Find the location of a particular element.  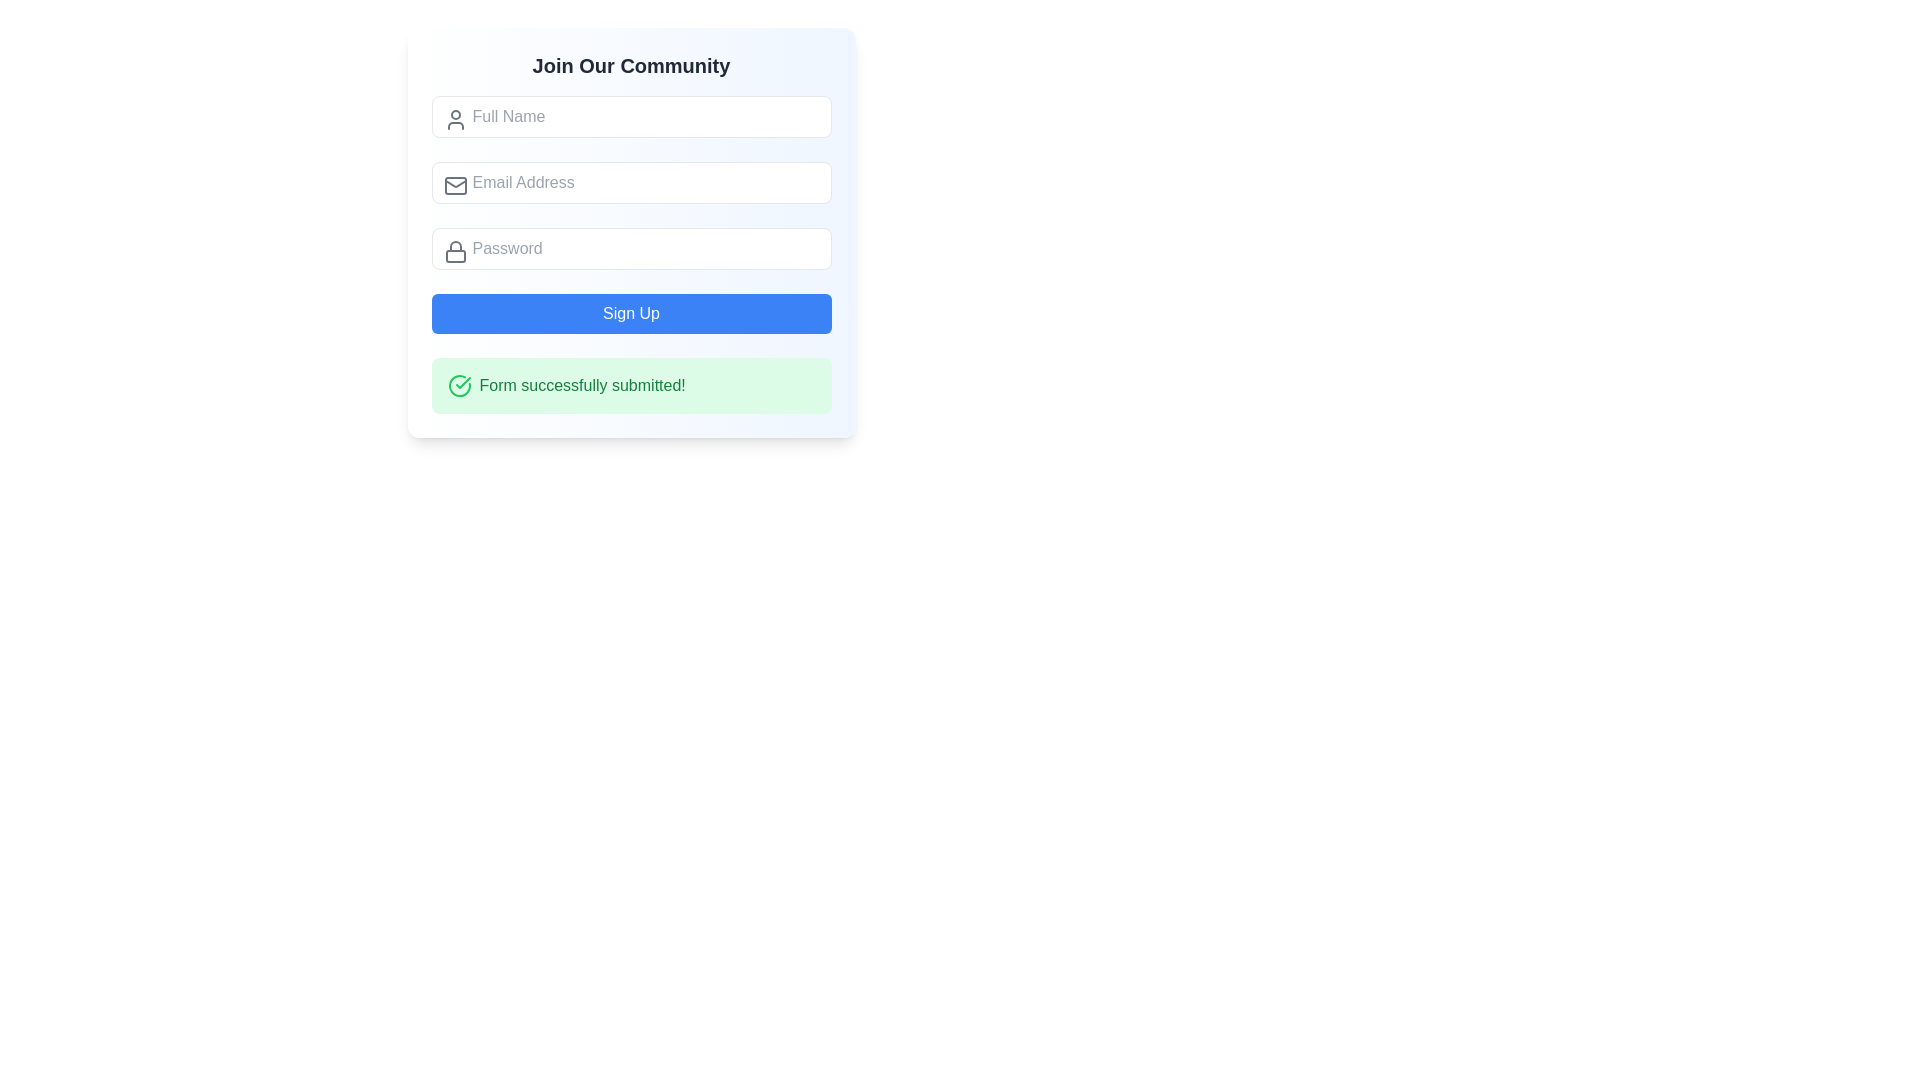

the notification message displaying 'Form successfully submitted!' which is styled in green and contains a green checkmark icon on the left is located at coordinates (630, 385).